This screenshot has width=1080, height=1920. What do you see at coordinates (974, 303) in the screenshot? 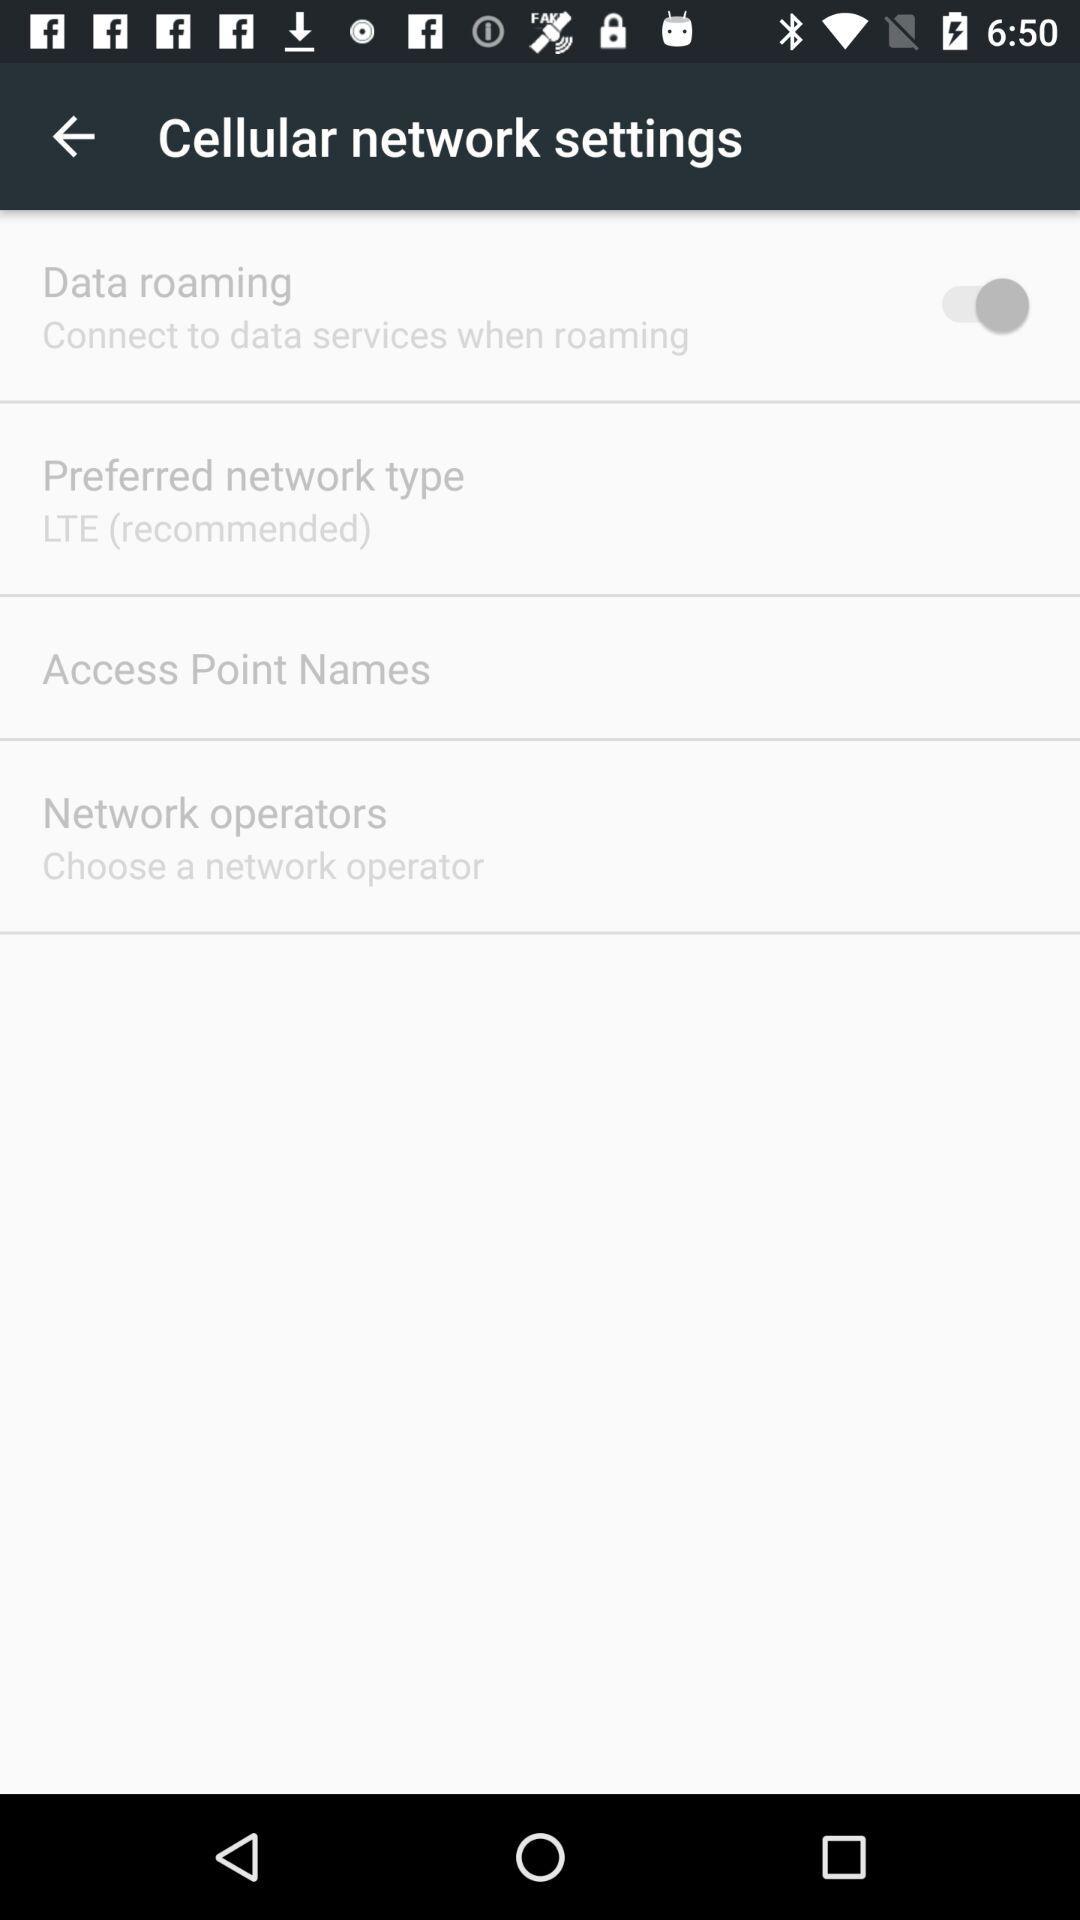
I see `the icon to the right of connect to data icon` at bounding box center [974, 303].